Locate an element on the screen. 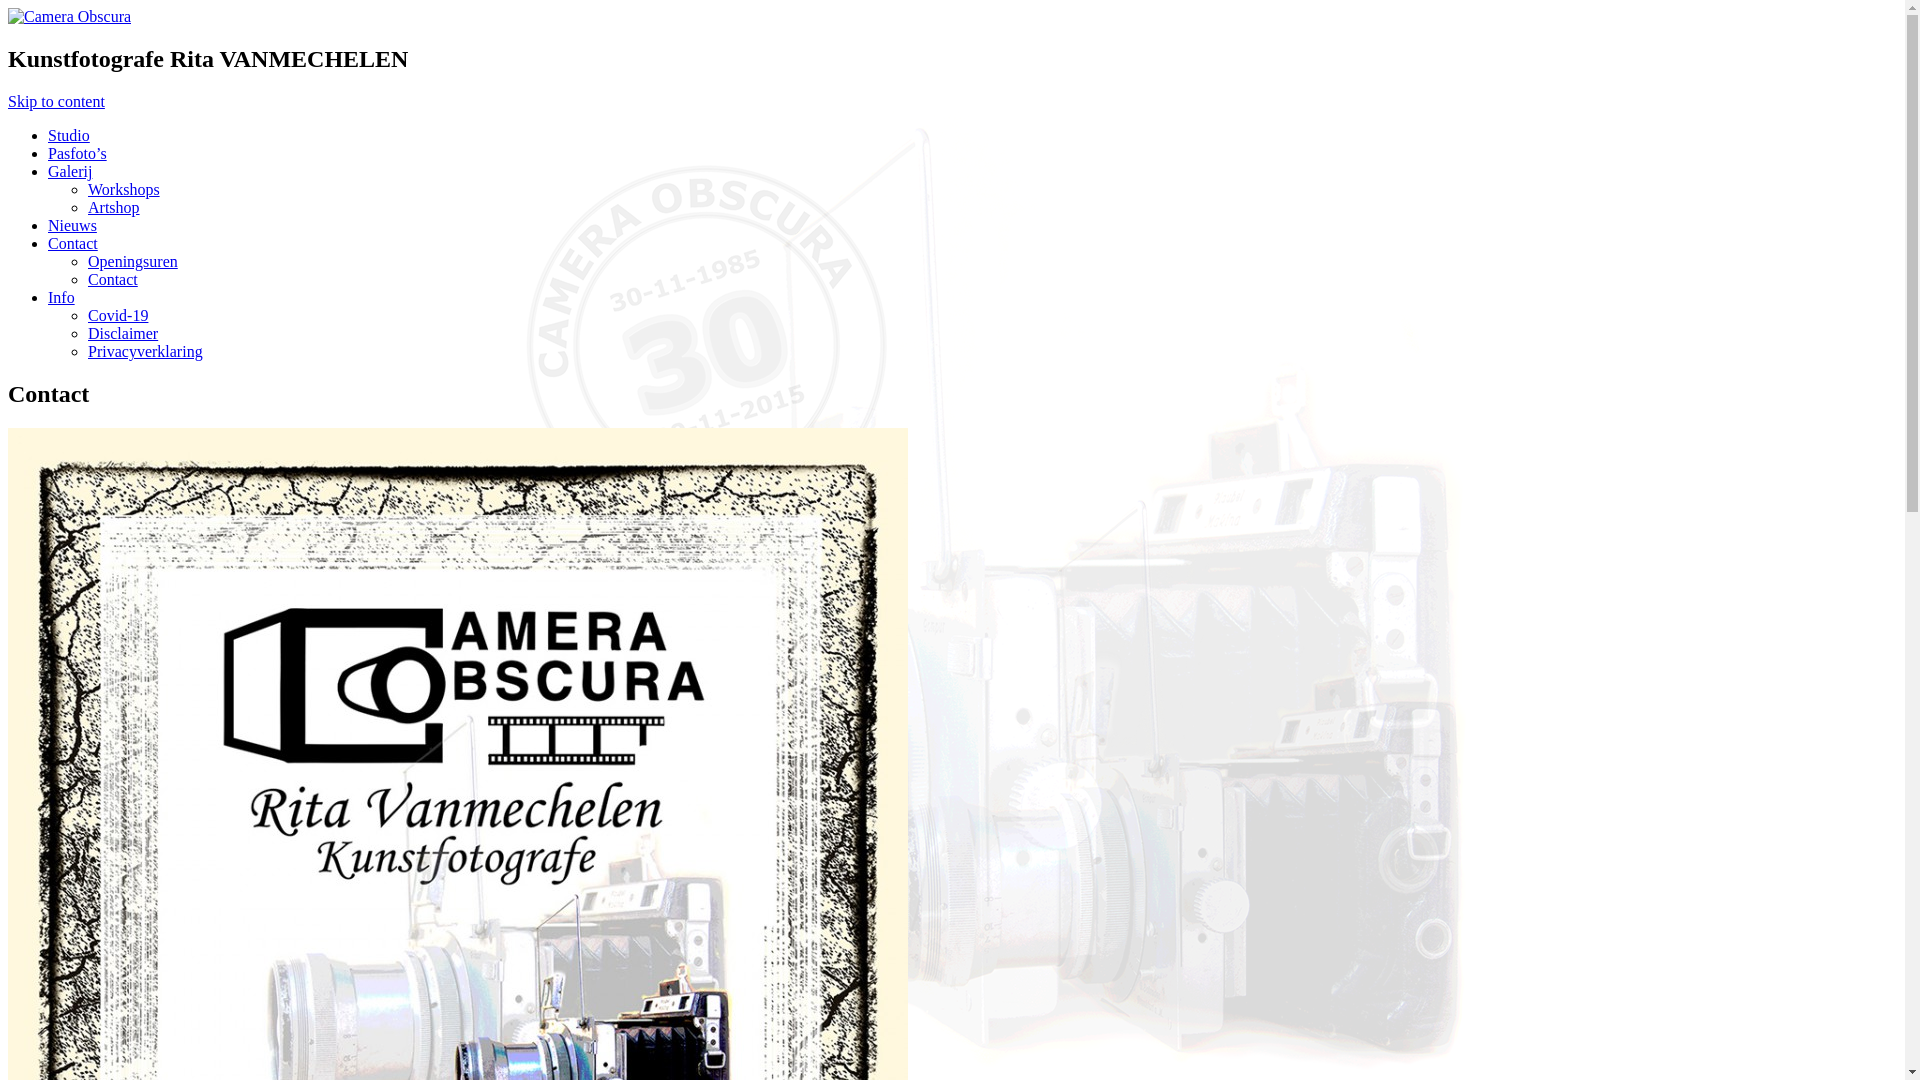 This screenshot has height=1080, width=1920. 'Skip to content' is located at coordinates (56, 101).